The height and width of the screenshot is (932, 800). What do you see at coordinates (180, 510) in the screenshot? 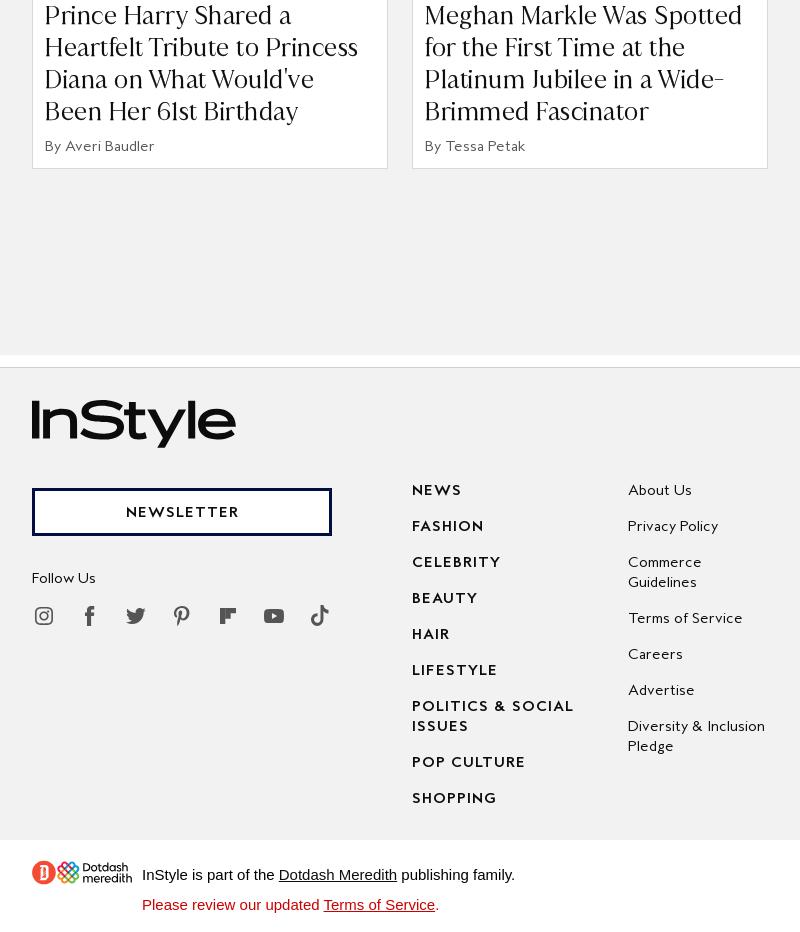
I see `'Newsletter'` at bounding box center [180, 510].